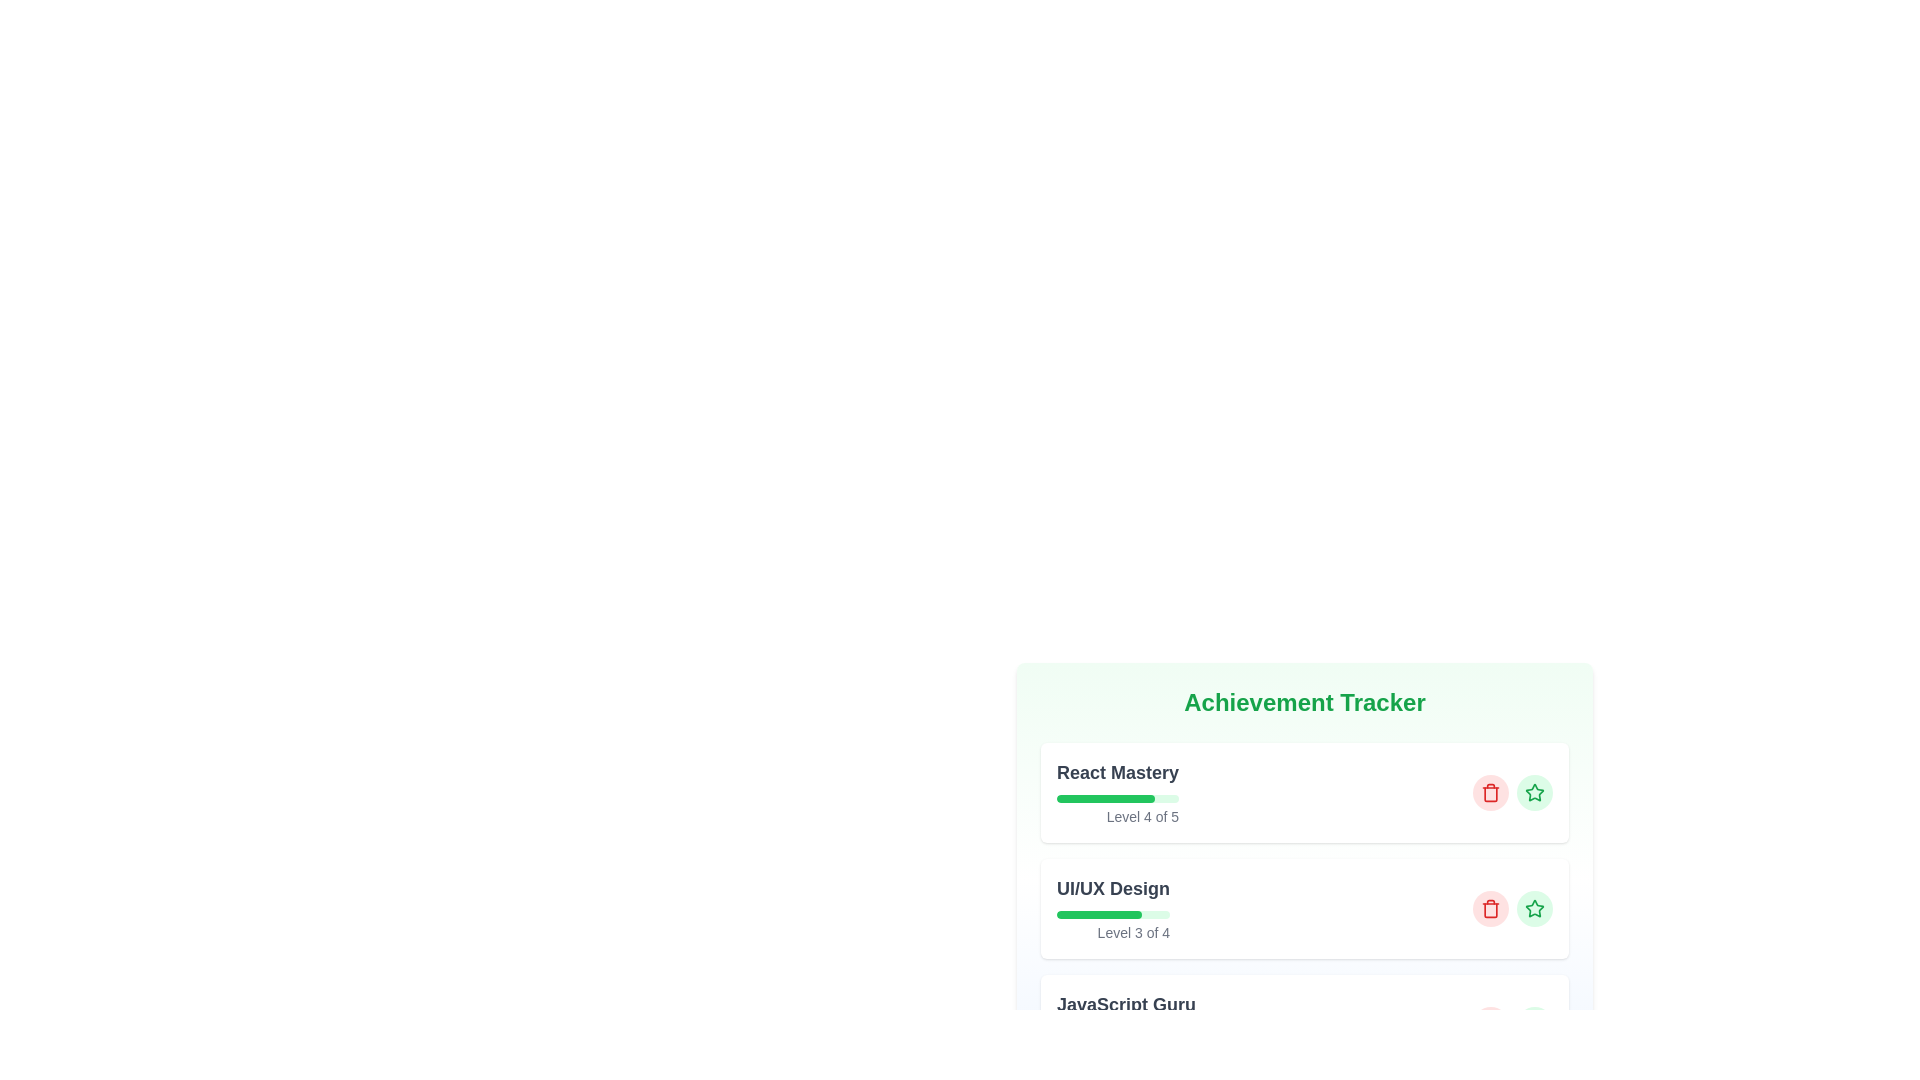 Image resolution: width=1920 pixels, height=1080 pixels. What do you see at coordinates (1117, 771) in the screenshot?
I see `text element displaying the title 'React Mastery' in bold, gray-colored text, located above the progress bar in the Achievement Tracker section` at bounding box center [1117, 771].